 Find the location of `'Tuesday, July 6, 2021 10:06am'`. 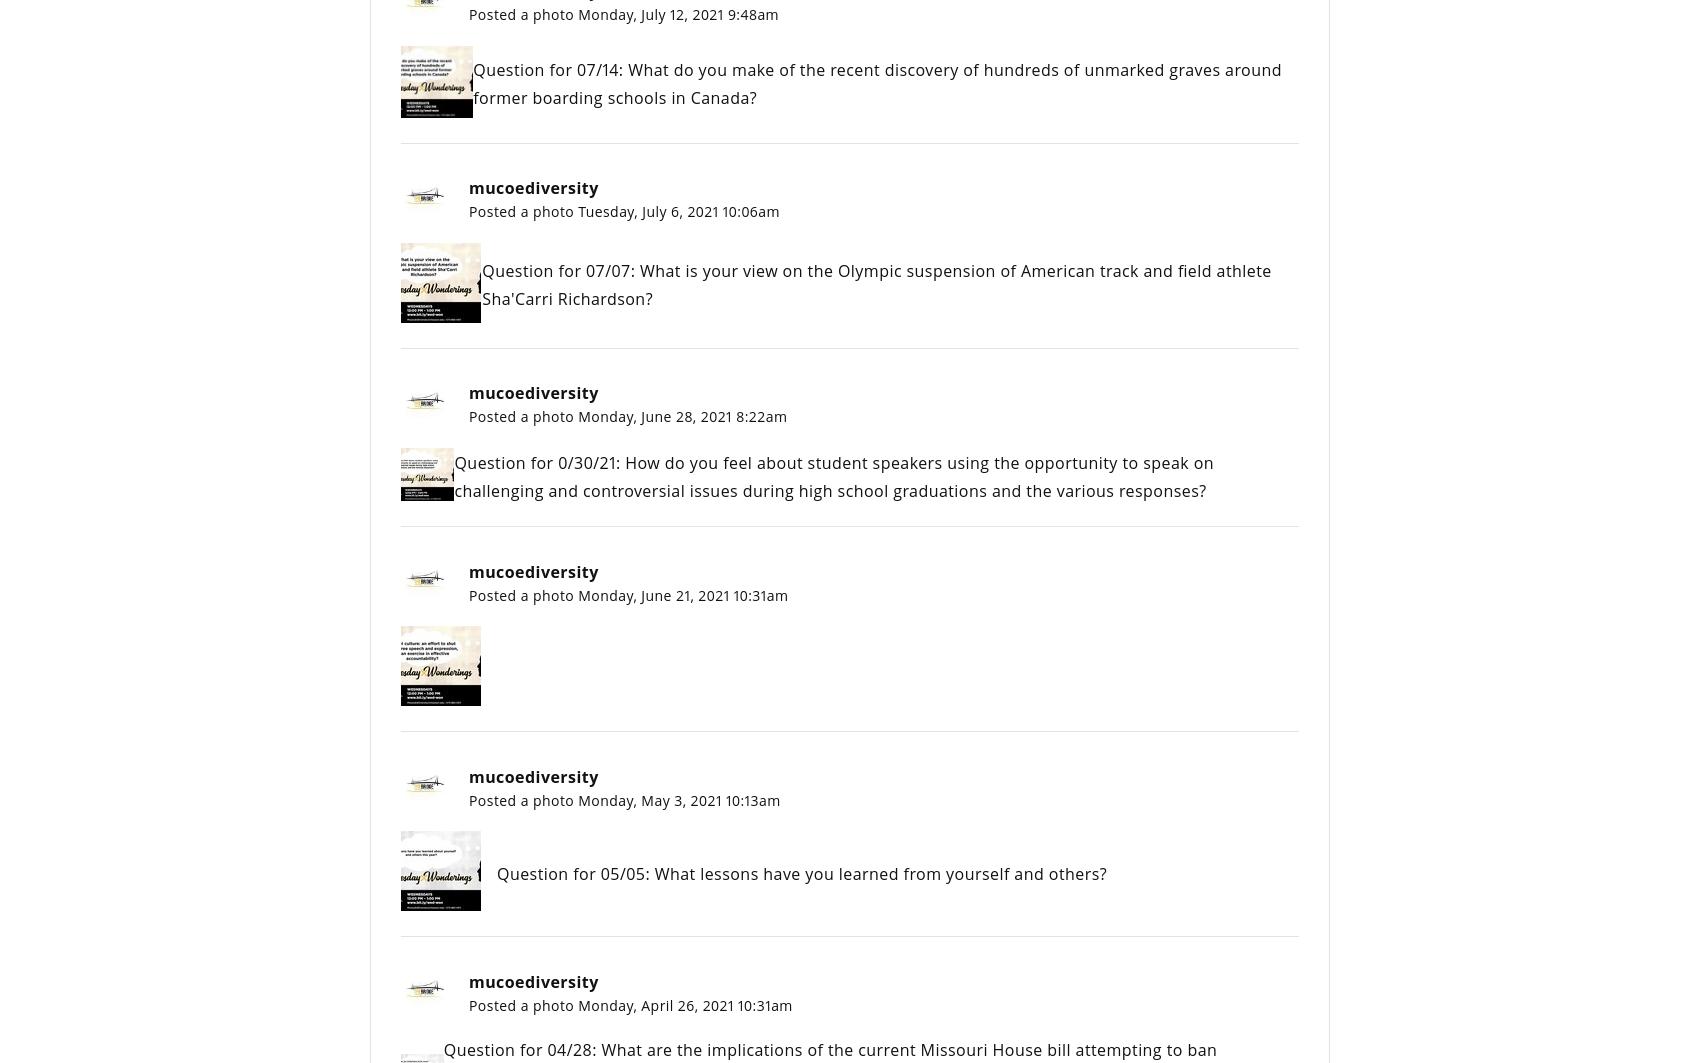

'Tuesday, July 6, 2021 10:06am' is located at coordinates (678, 211).